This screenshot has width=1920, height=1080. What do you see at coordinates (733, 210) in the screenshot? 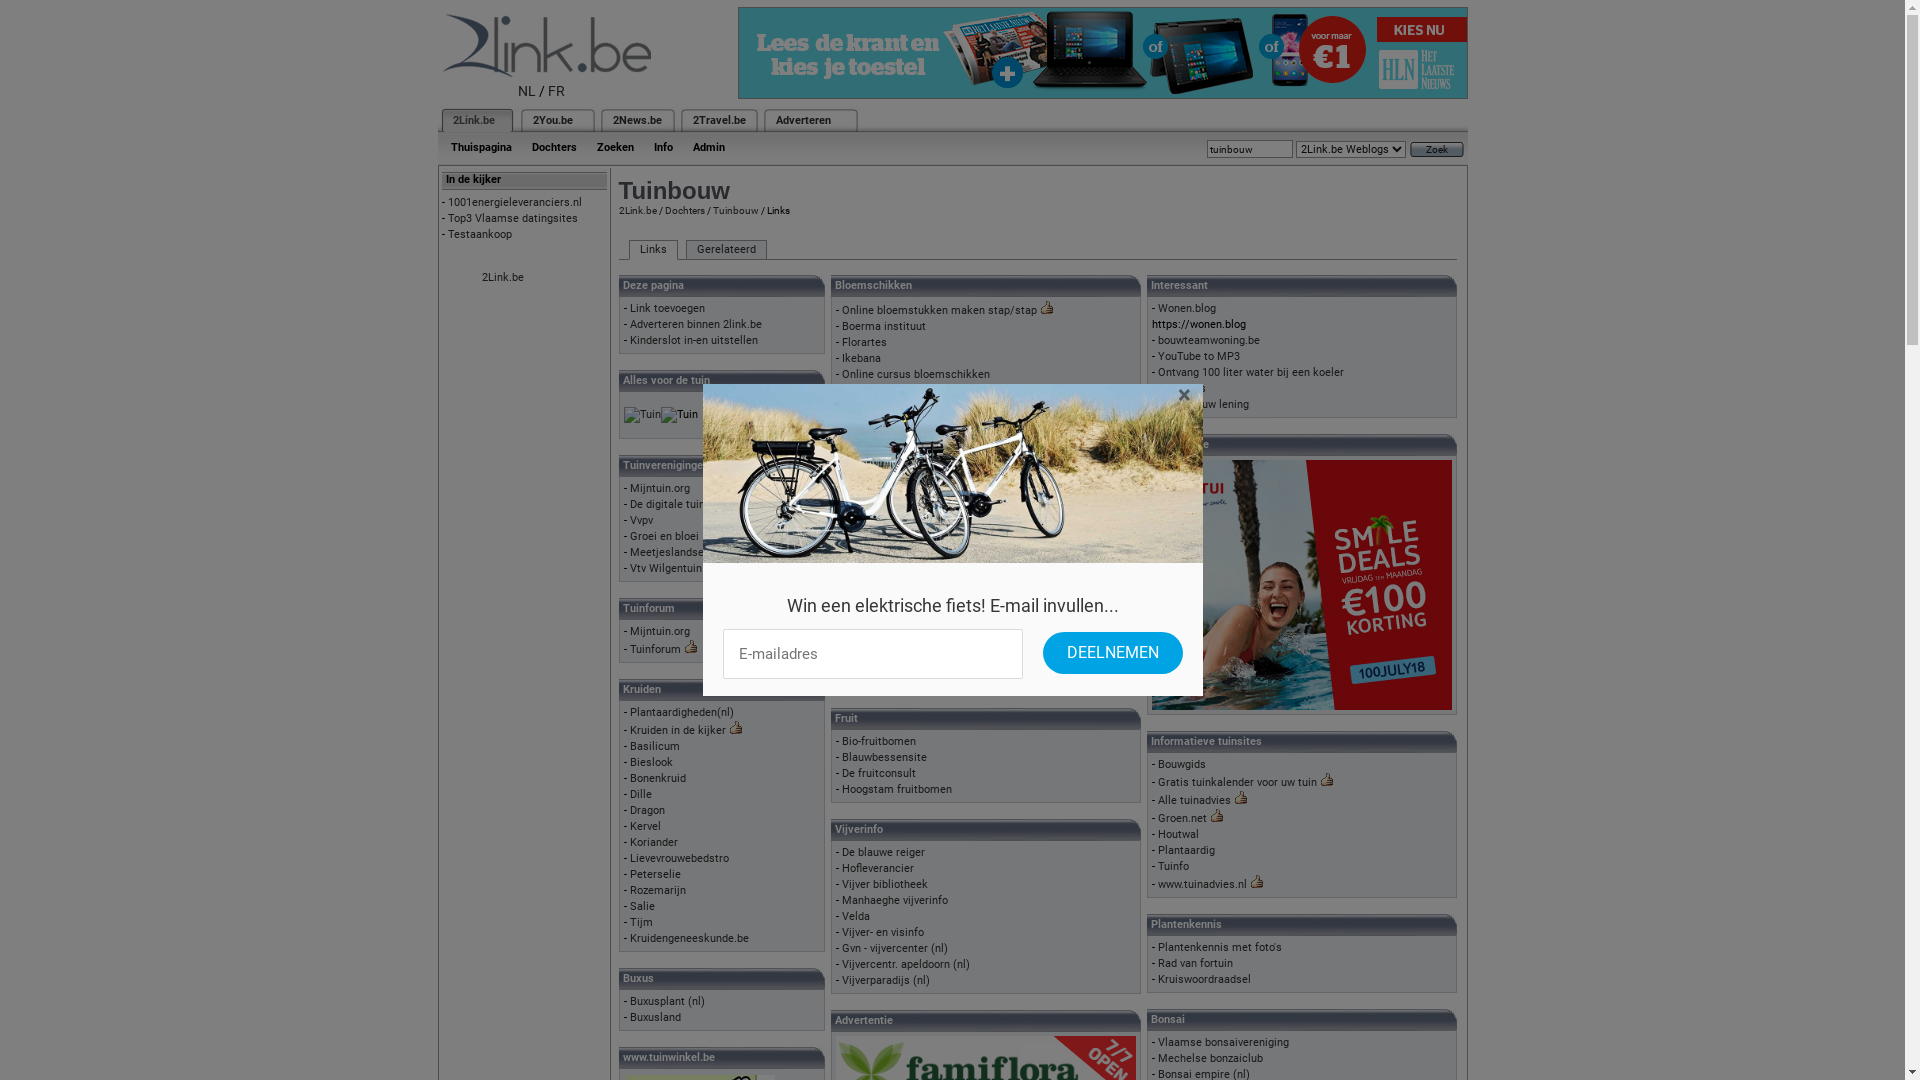
I see `'Tuinbouw'` at bounding box center [733, 210].